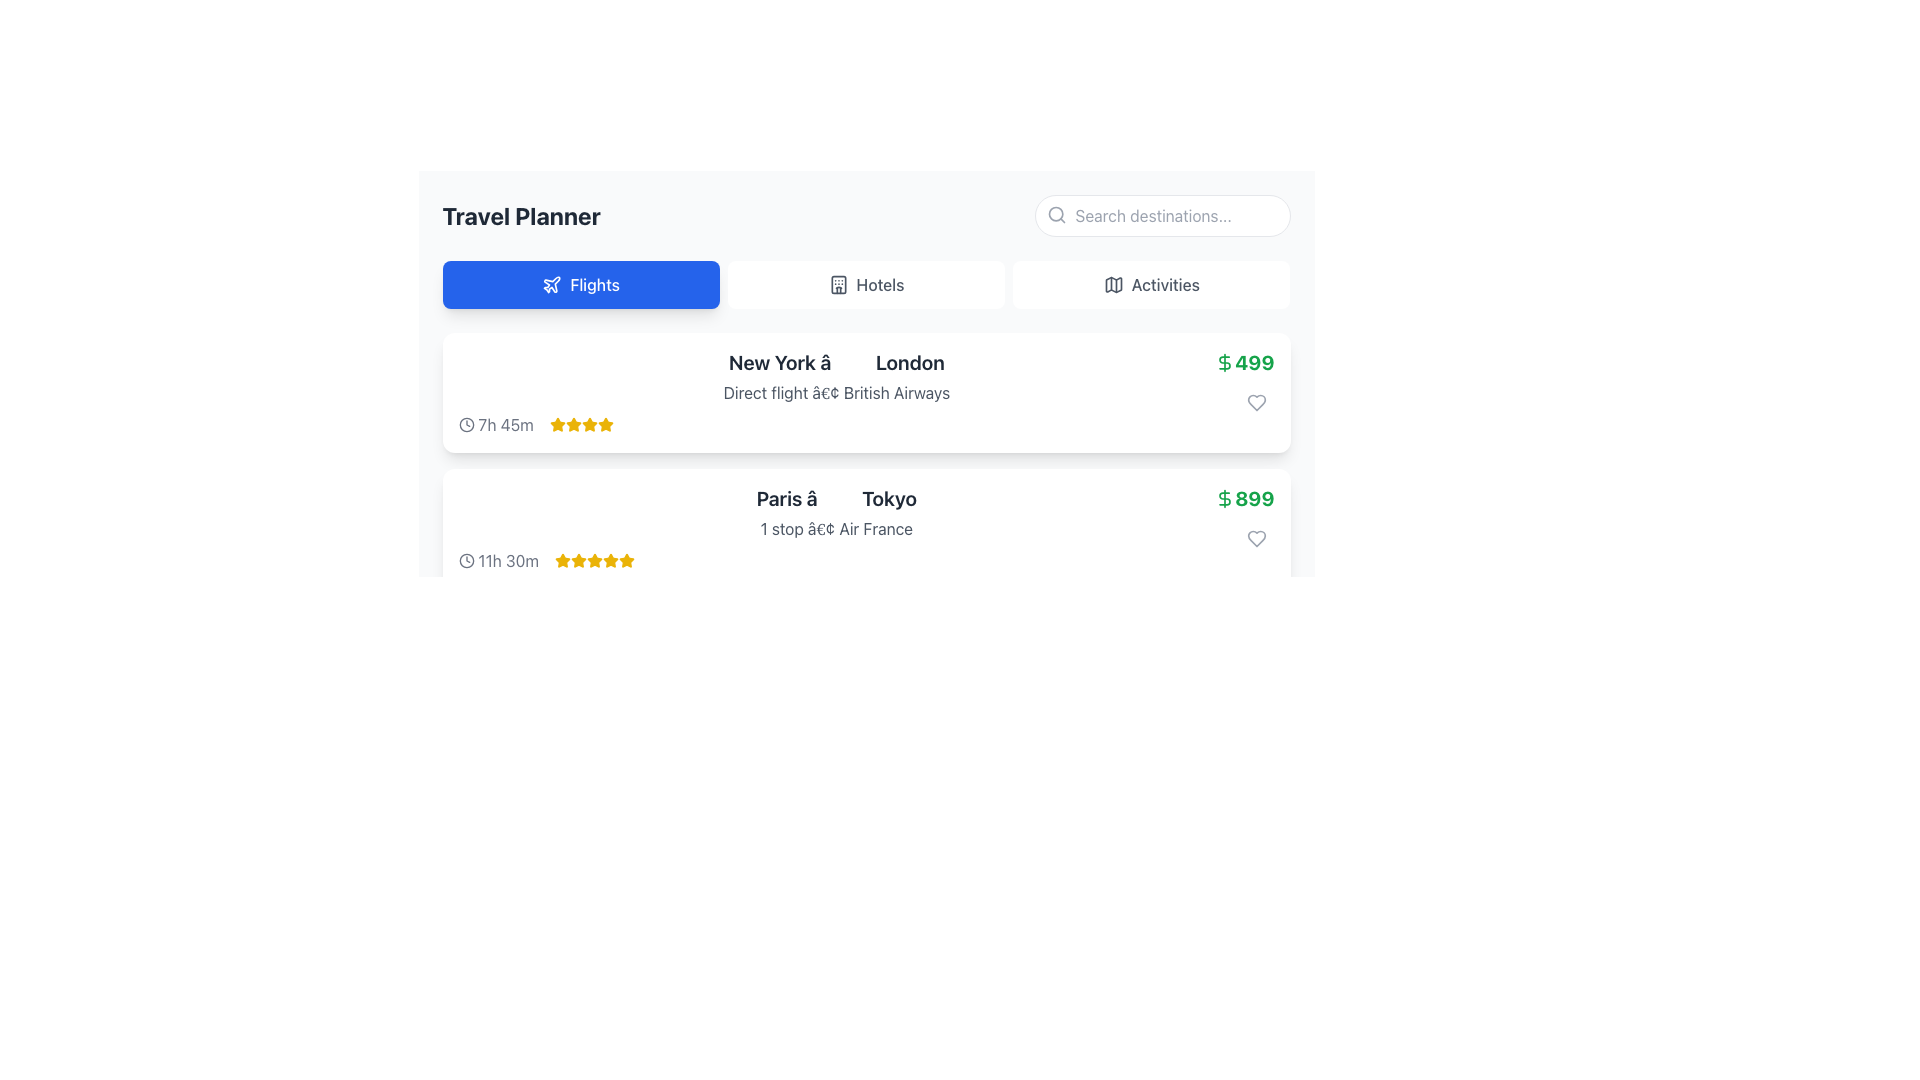  What do you see at coordinates (496, 423) in the screenshot?
I see `the text label displaying '7h 45m' with a clock icon, located in the first row of the Flight Planner interface, to the left of yellow stars` at bounding box center [496, 423].